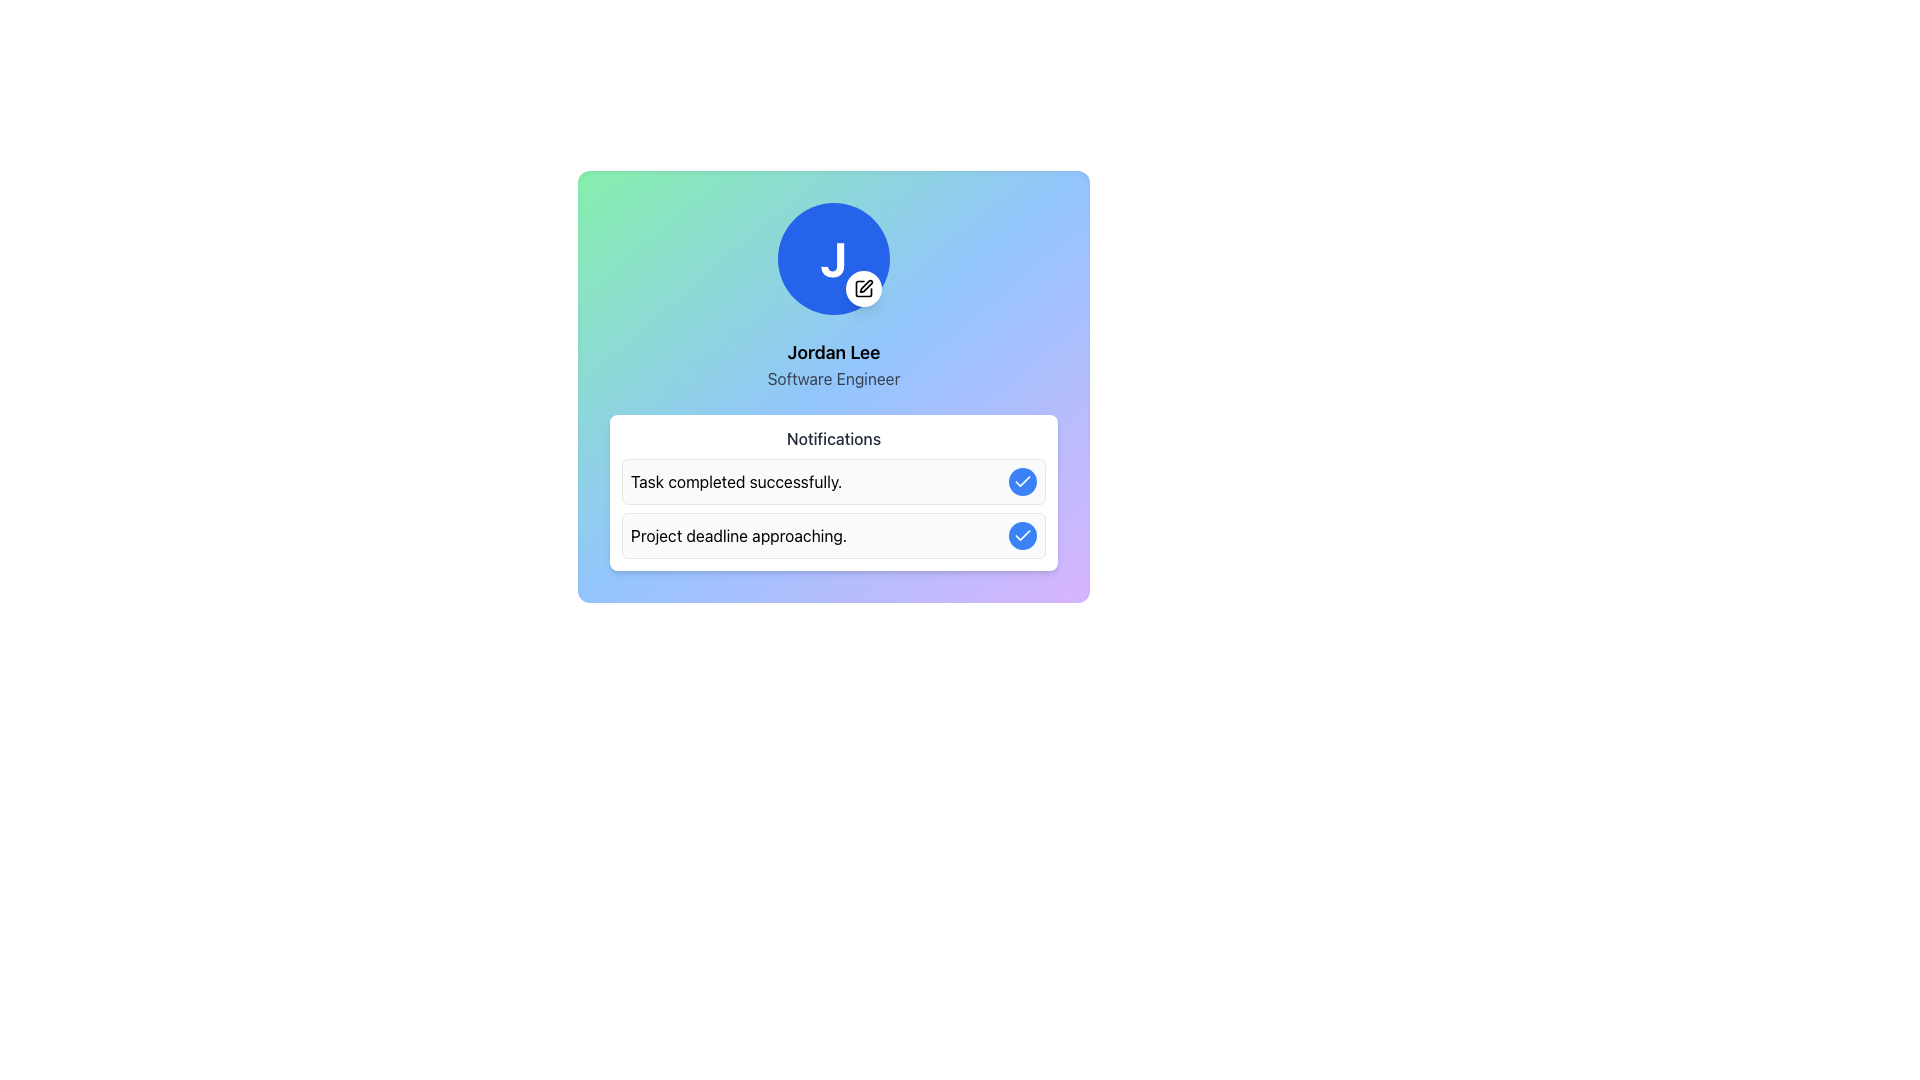 This screenshot has height=1080, width=1920. I want to click on the text element displaying 'Task completed successfully.' which is located at the top of the notification box, near the blue circular checkmark icon, so click(735, 482).